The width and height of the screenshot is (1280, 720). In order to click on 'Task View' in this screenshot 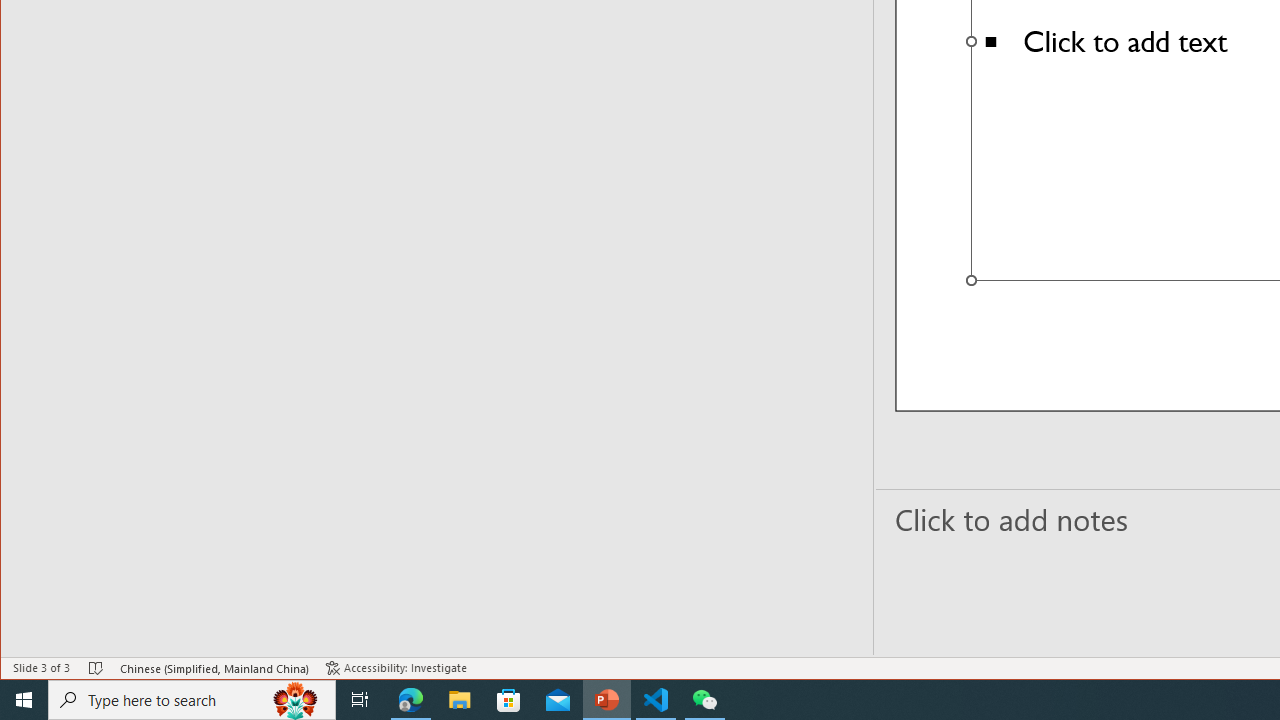, I will do `click(359, 698)`.